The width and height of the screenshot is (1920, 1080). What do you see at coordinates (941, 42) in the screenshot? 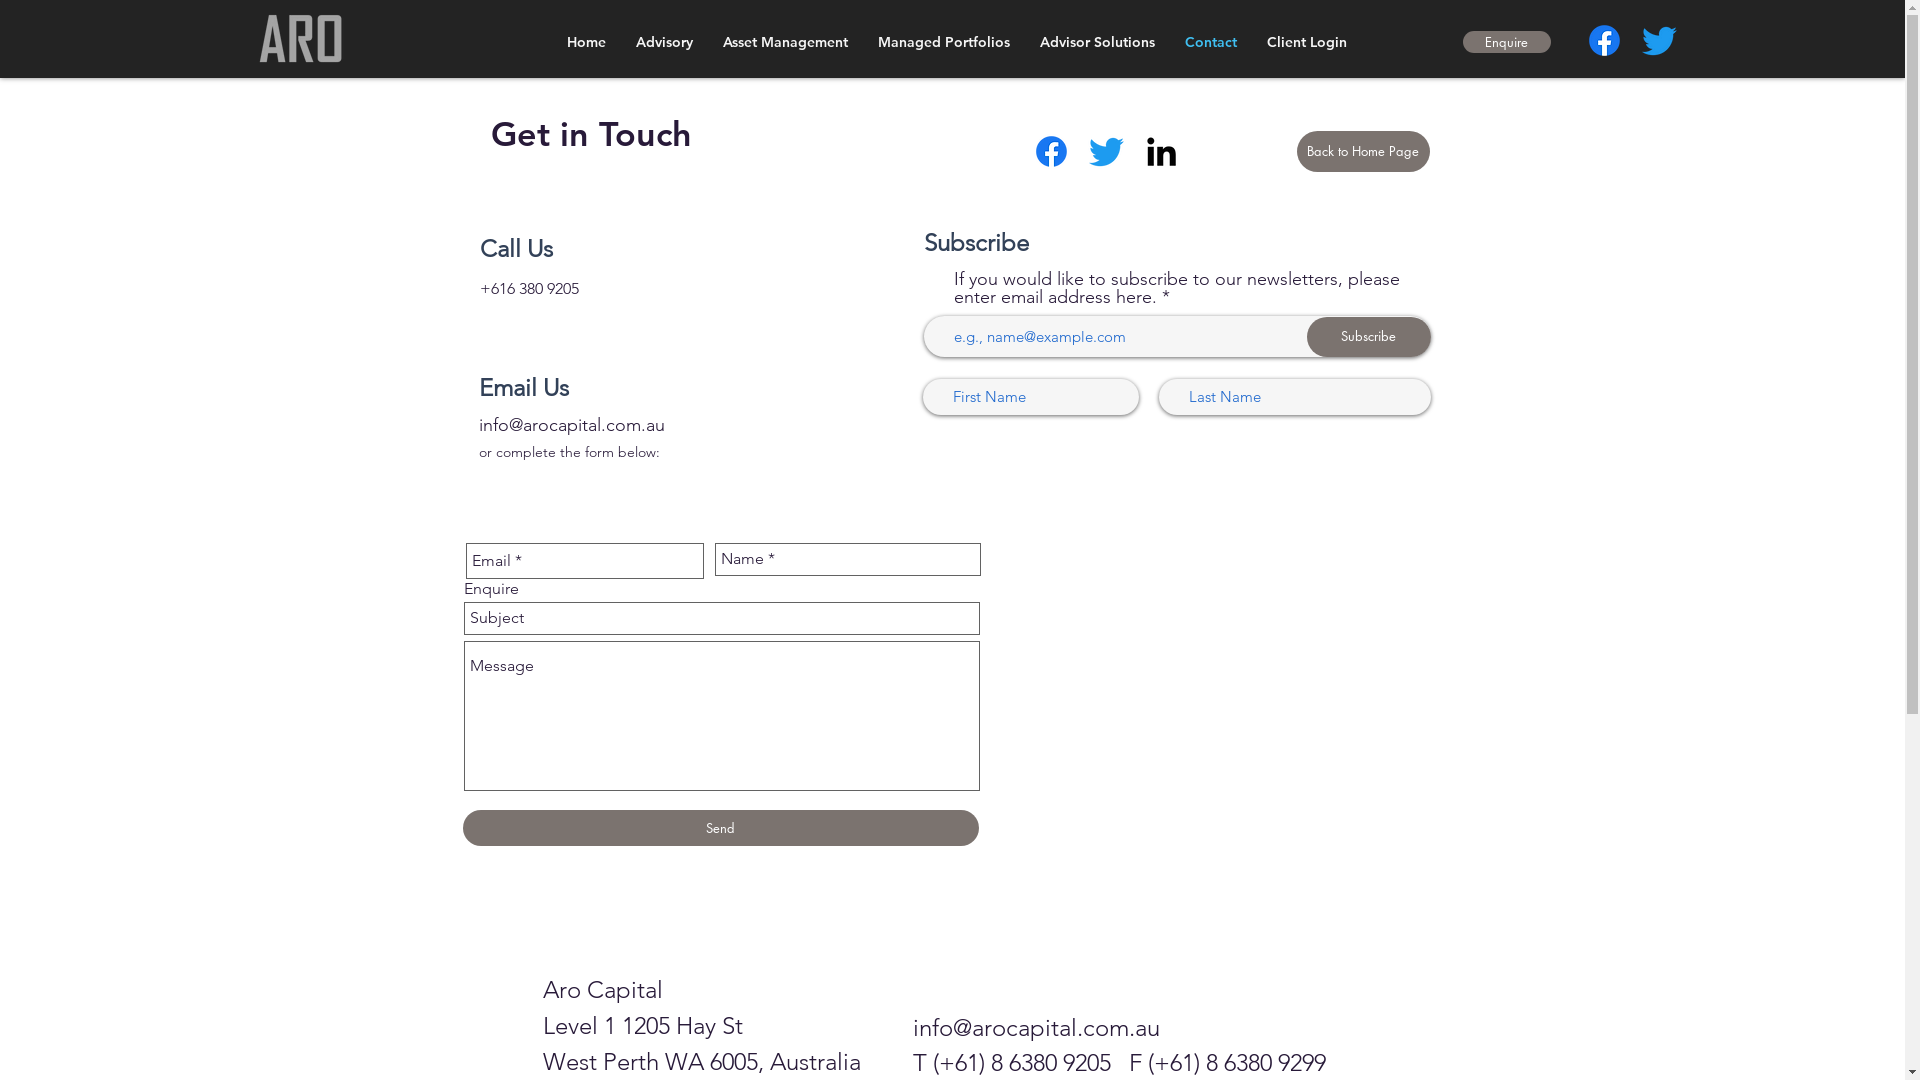
I see `'Managed Portfolios'` at bounding box center [941, 42].